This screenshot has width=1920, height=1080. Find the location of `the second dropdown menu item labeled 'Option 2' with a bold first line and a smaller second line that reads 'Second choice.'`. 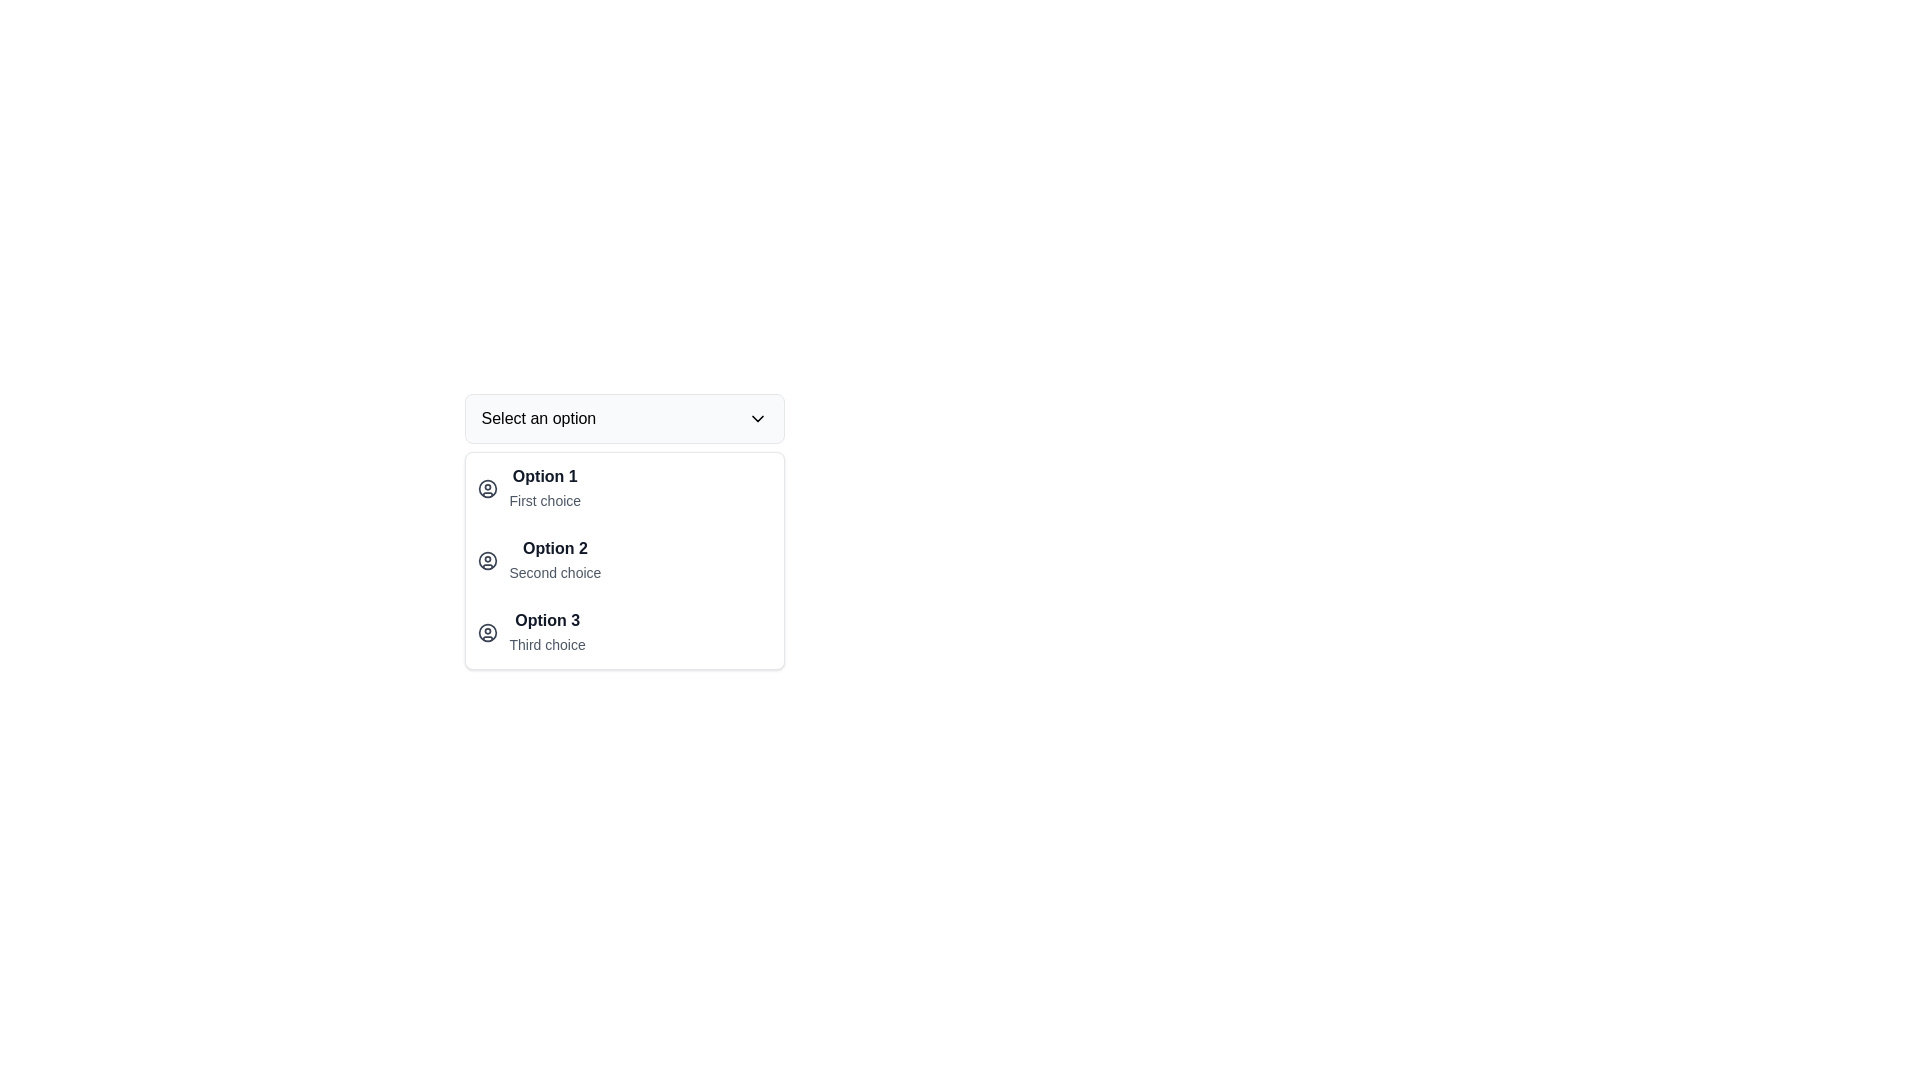

the second dropdown menu item labeled 'Option 2' with a bold first line and a smaller second line that reads 'Second choice.' is located at coordinates (623, 560).